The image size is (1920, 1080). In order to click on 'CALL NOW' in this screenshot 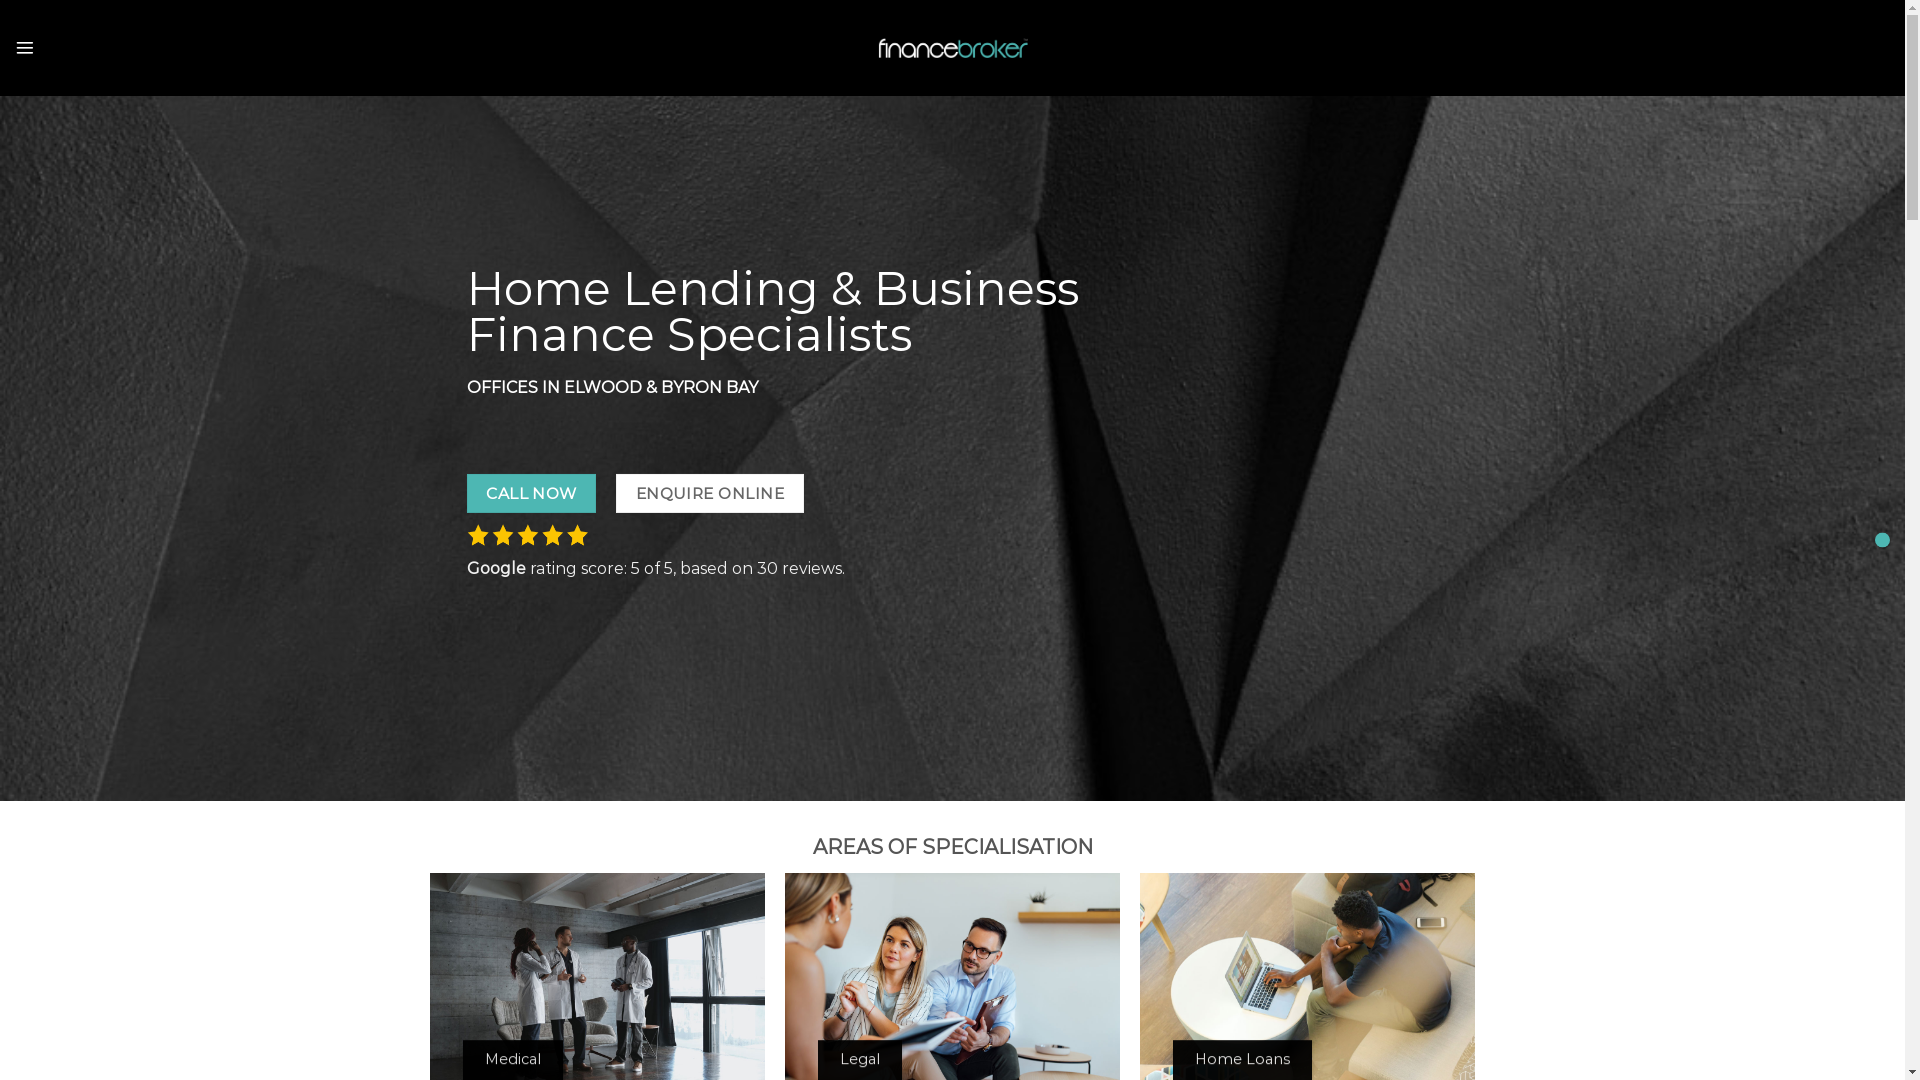, I will do `click(531, 493)`.